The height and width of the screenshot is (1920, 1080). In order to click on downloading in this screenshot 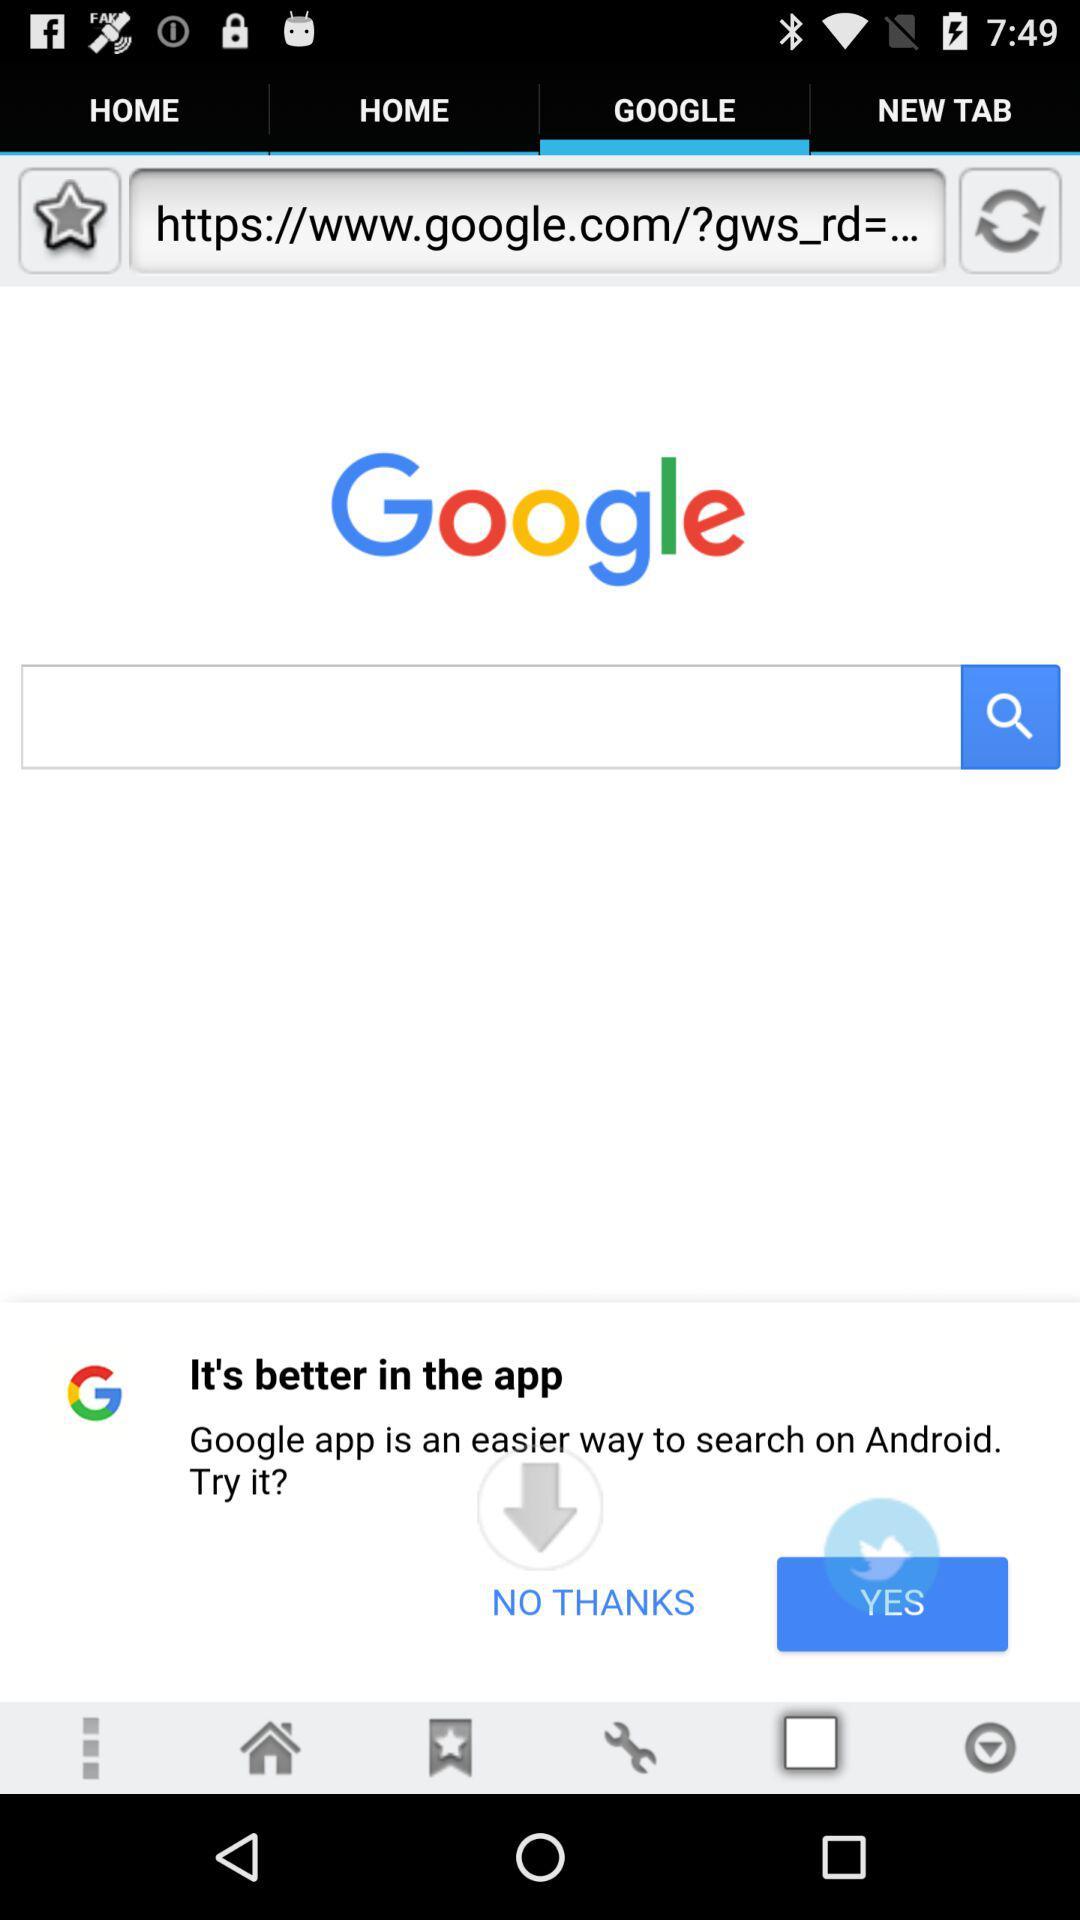, I will do `click(540, 1507)`.